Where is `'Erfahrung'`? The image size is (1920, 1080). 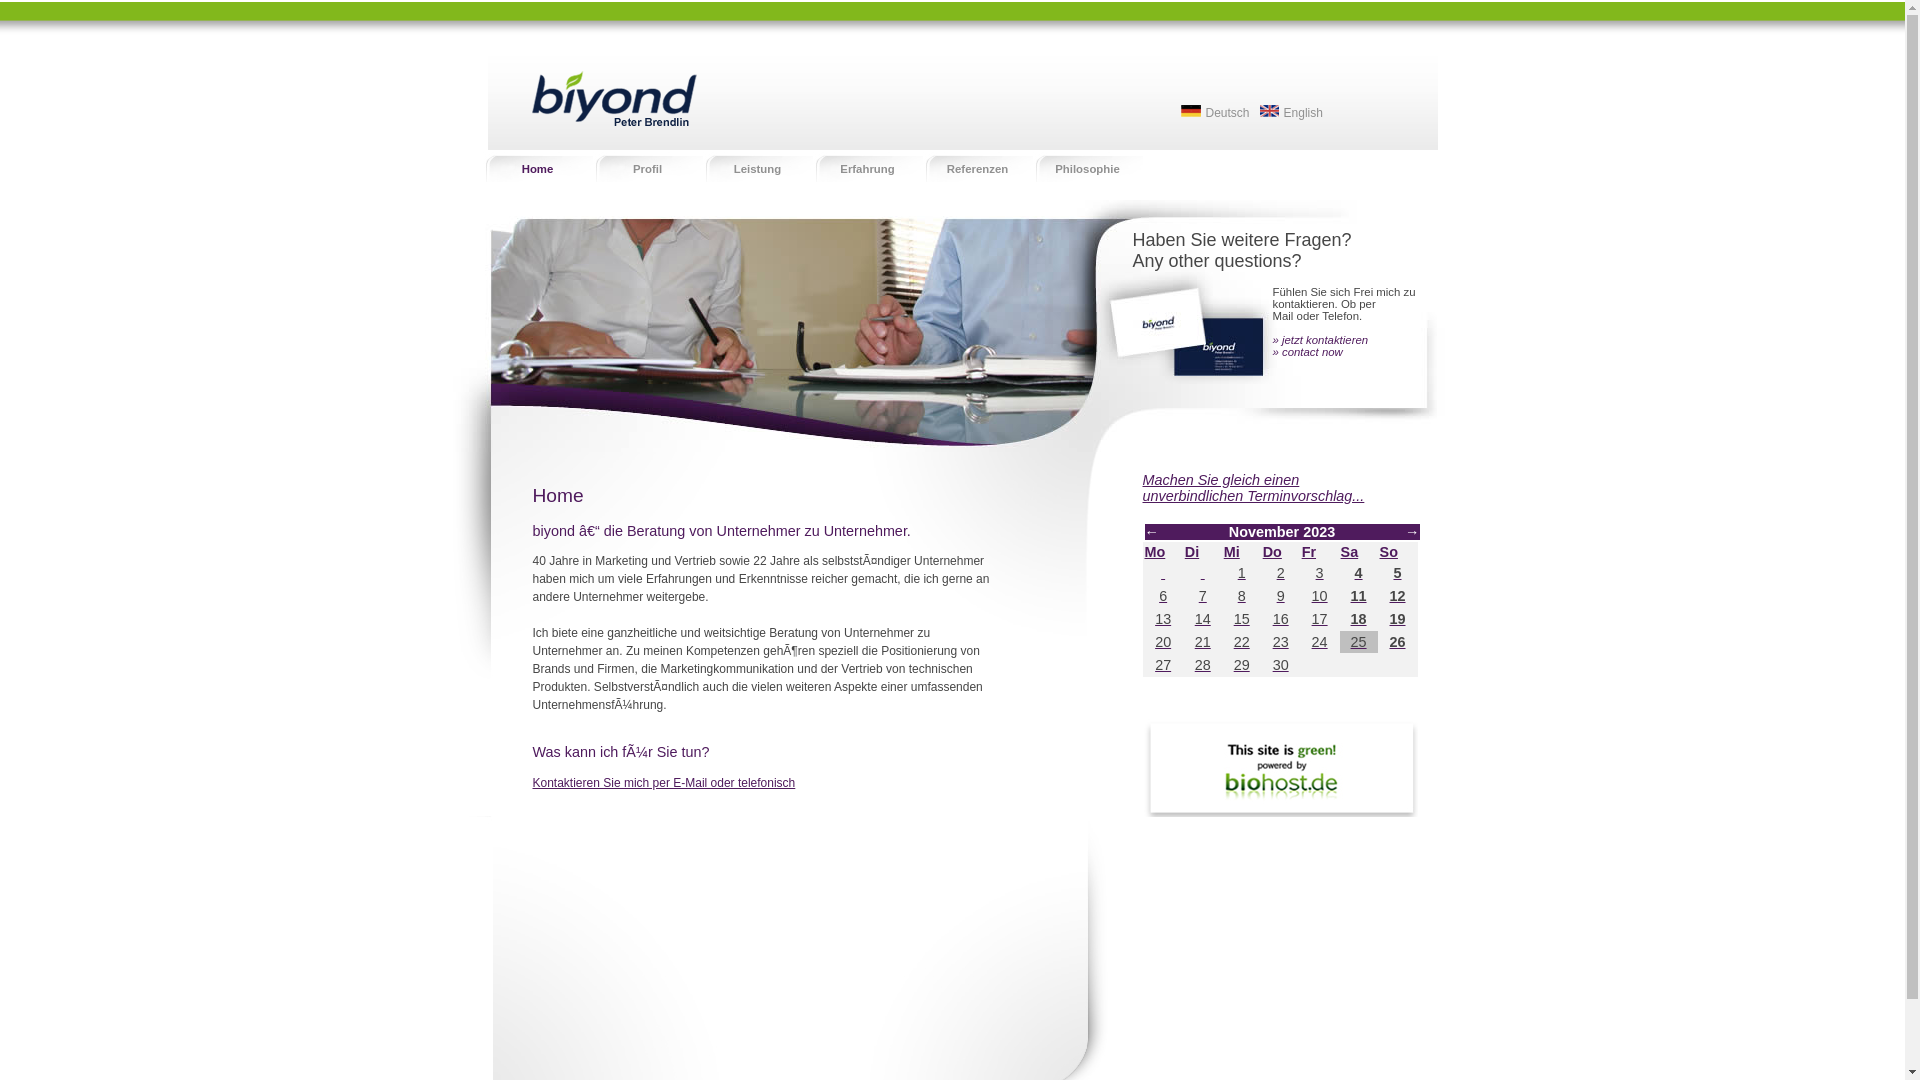 'Erfahrung' is located at coordinates (867, 165).